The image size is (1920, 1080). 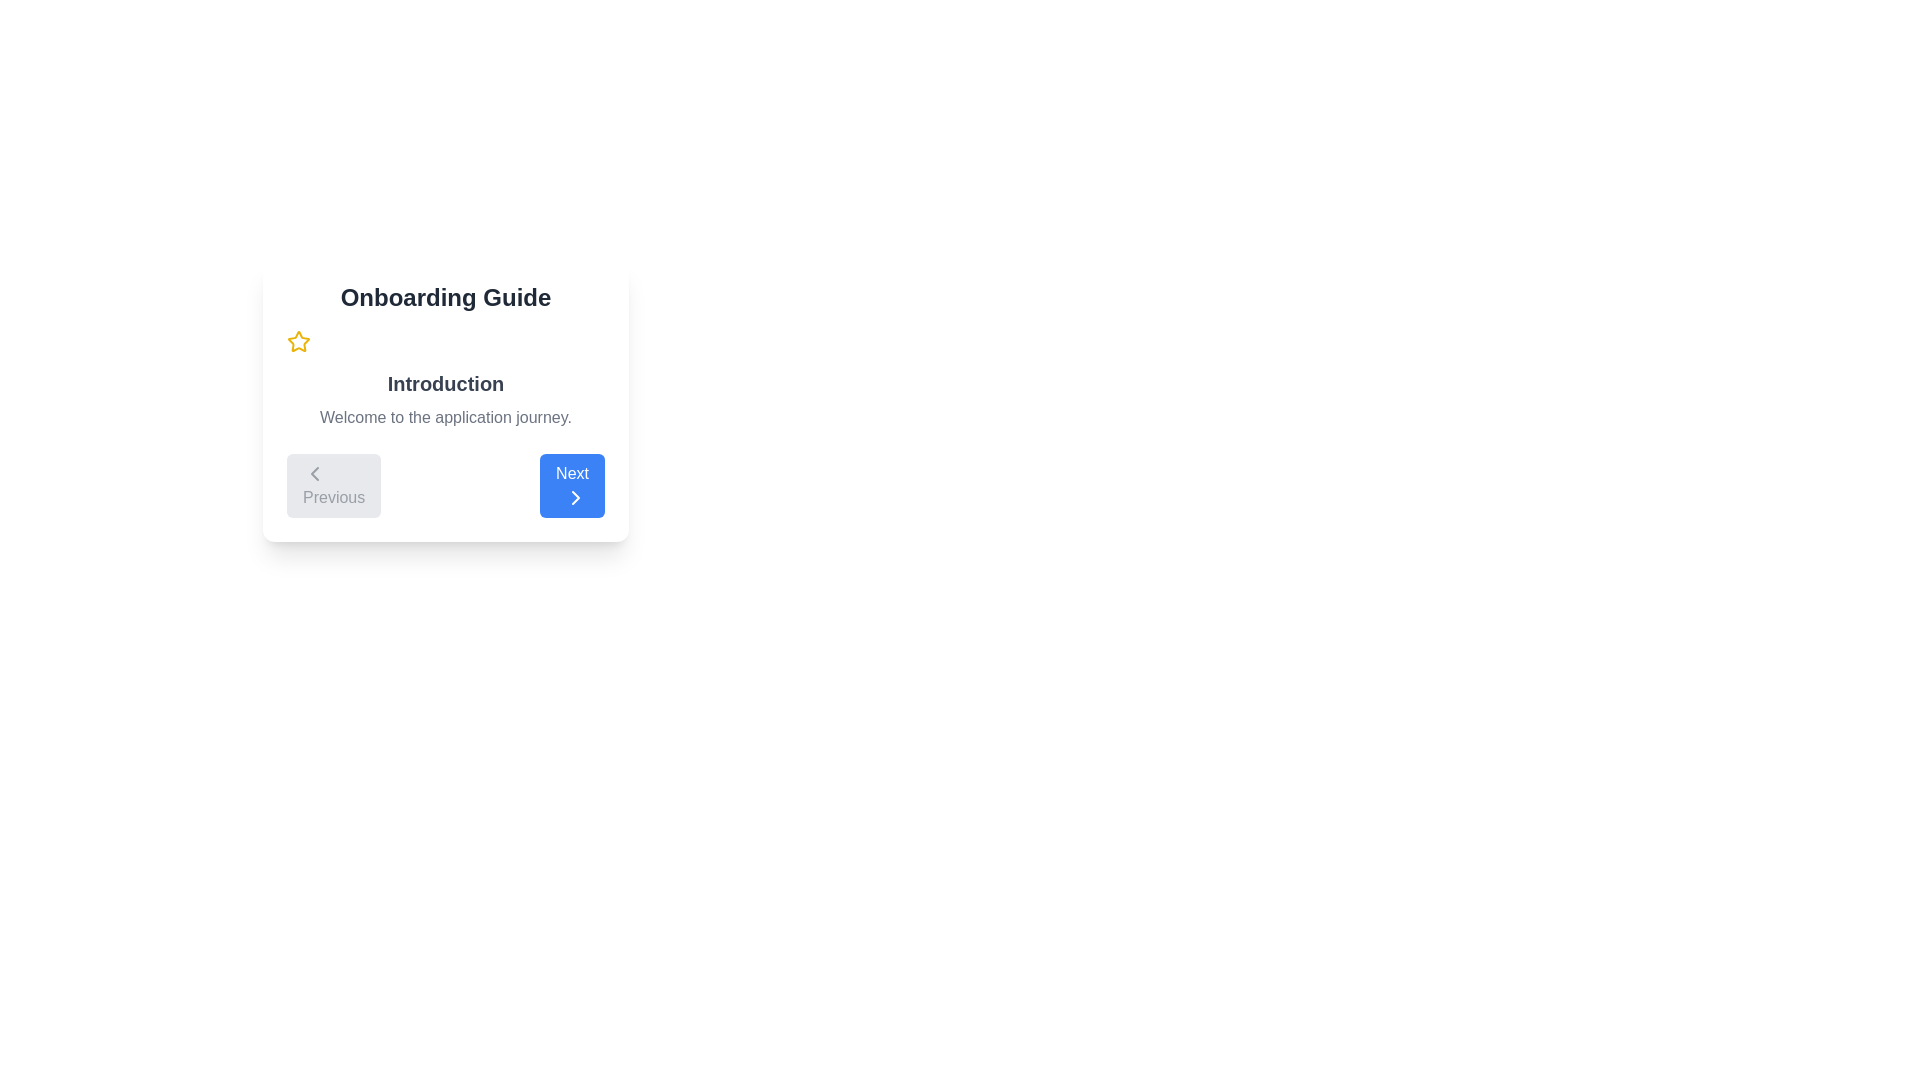 What do you see at coordinates (575, 496) in the screenshot?
I see `the right-facing chevron icon located within the 'Next' button at the bottom-right corner of the 'Onboarding Guide' card` at bounding box center [575, 496].